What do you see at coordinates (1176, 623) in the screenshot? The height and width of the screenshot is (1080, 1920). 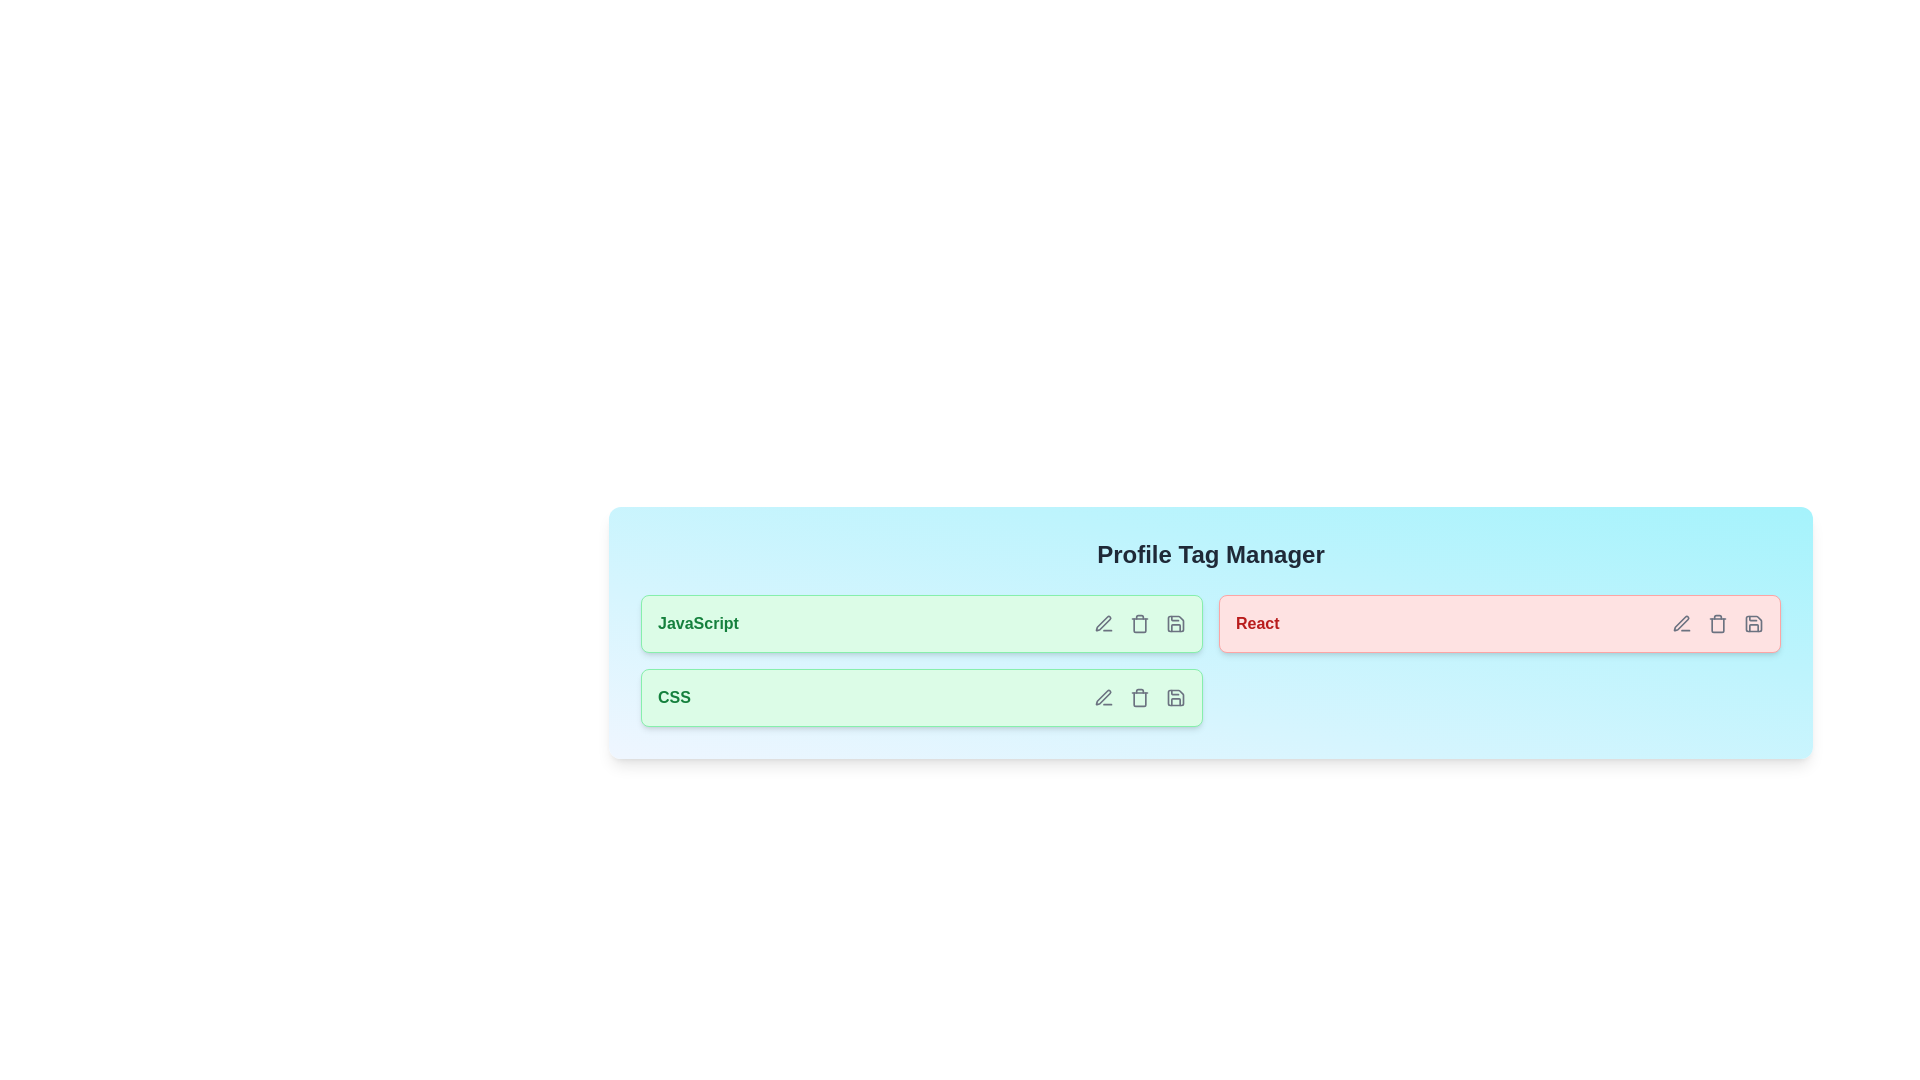 I see `save icon for the tag labeled JavaScript` at bounding box center [1176, 623].